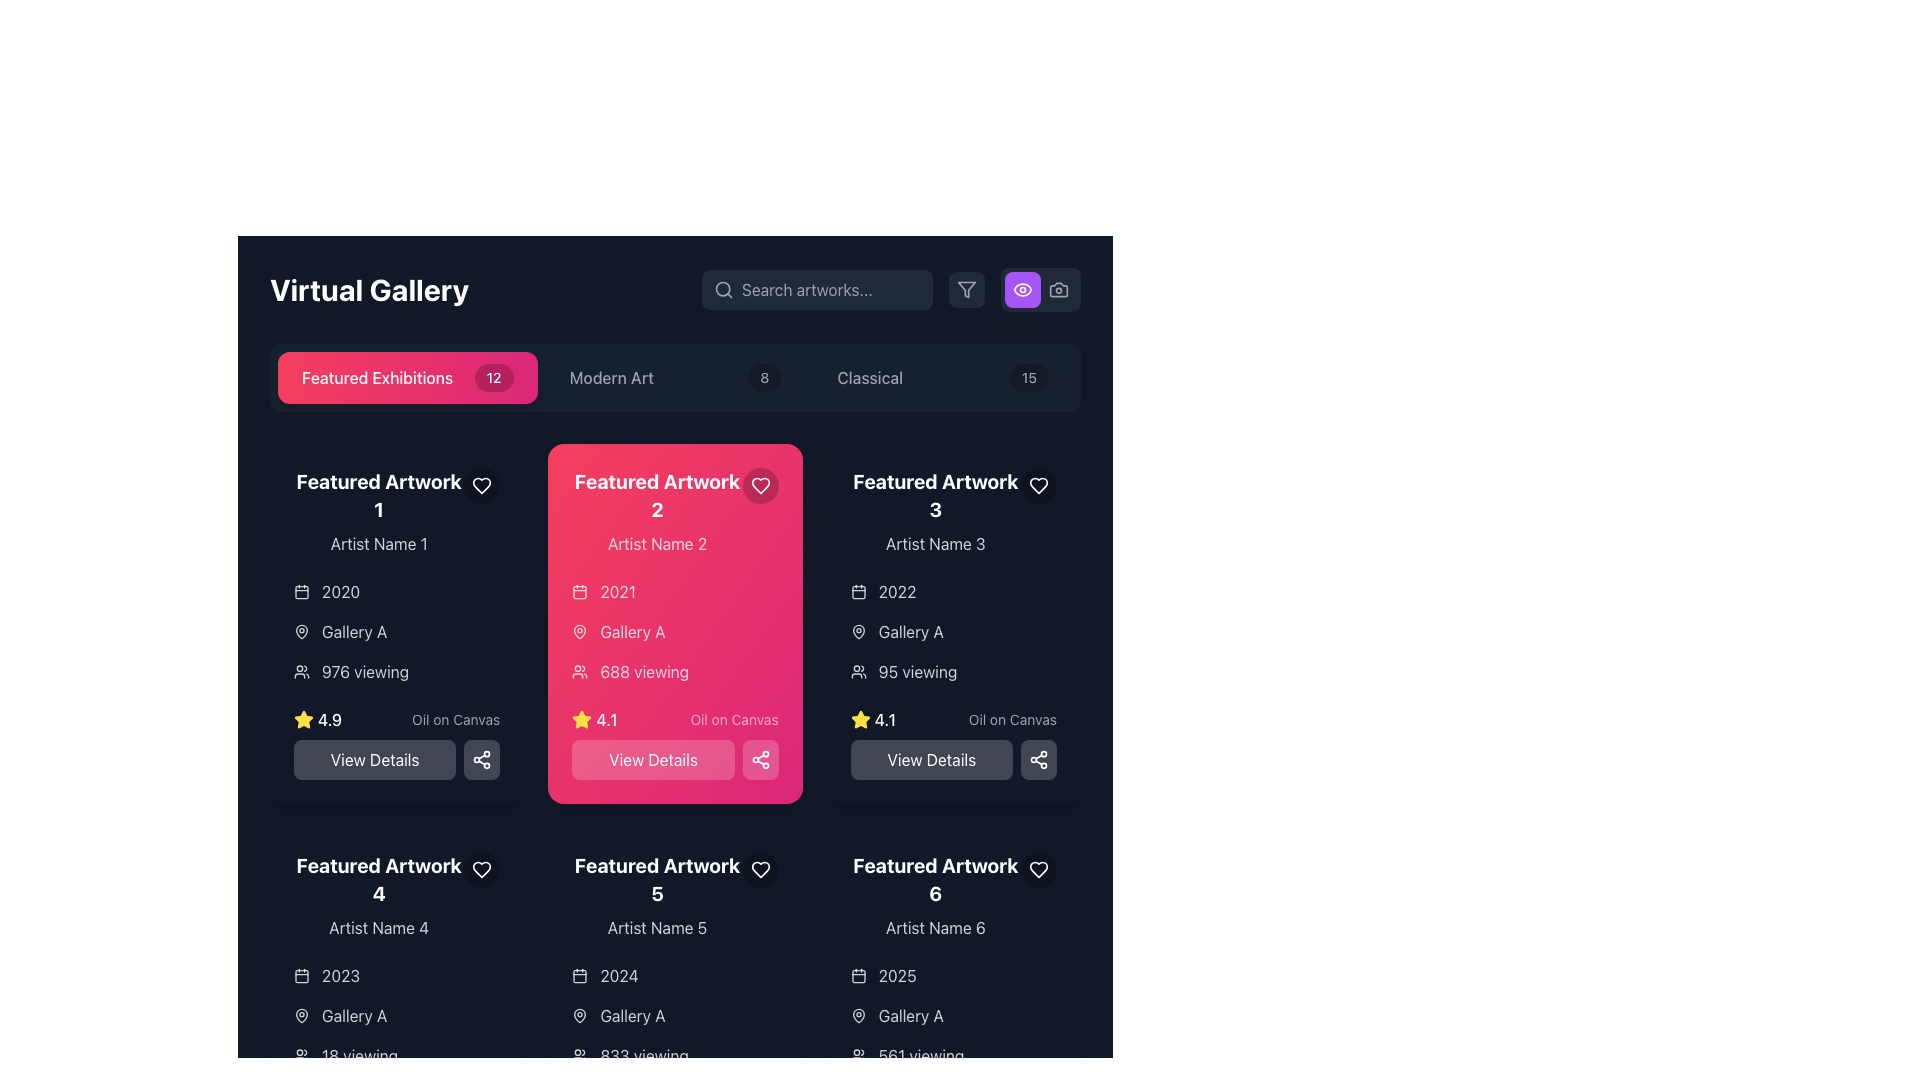 The height and width of the screenshot is (1080, 1920). Describe the element at coordinates (763, 378) in the screenshot. I see `the value of the small, circular badge displaying the number '8', which is located to the right of the text 'Modern Art' within the navigation bar` at that location.